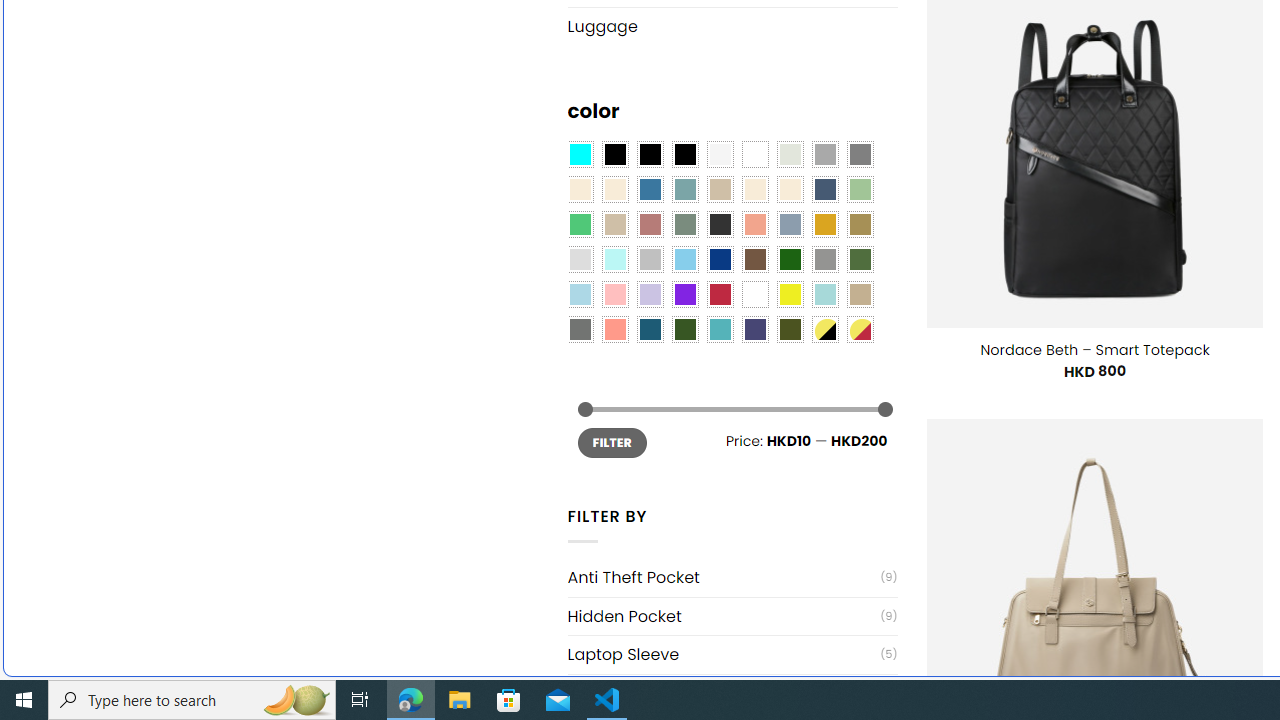  Describe the element at coordinates (731, 614) in the screenshot. I see `'Hidden Pocket(9)'` at that location.